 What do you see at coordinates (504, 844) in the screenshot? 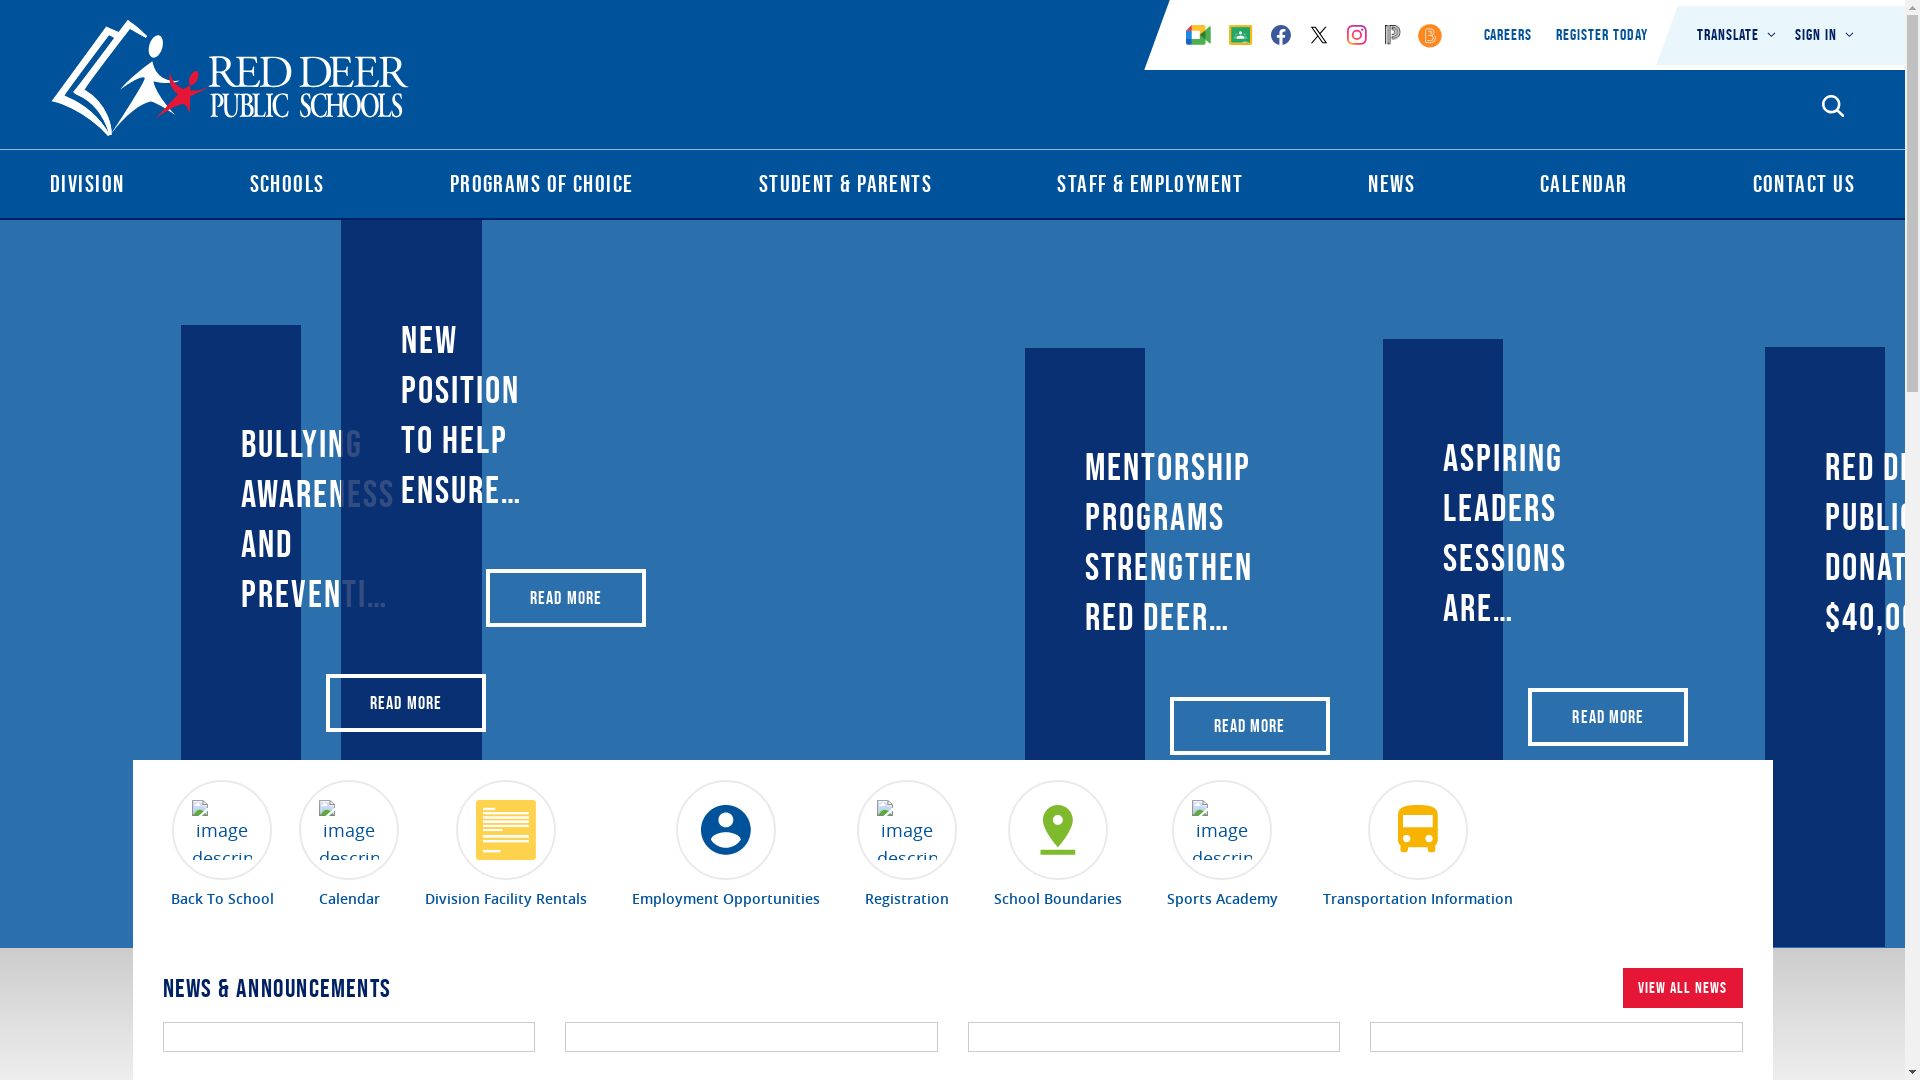
I see `'Division Facility Rentals'` at bounding box center [504, 844].